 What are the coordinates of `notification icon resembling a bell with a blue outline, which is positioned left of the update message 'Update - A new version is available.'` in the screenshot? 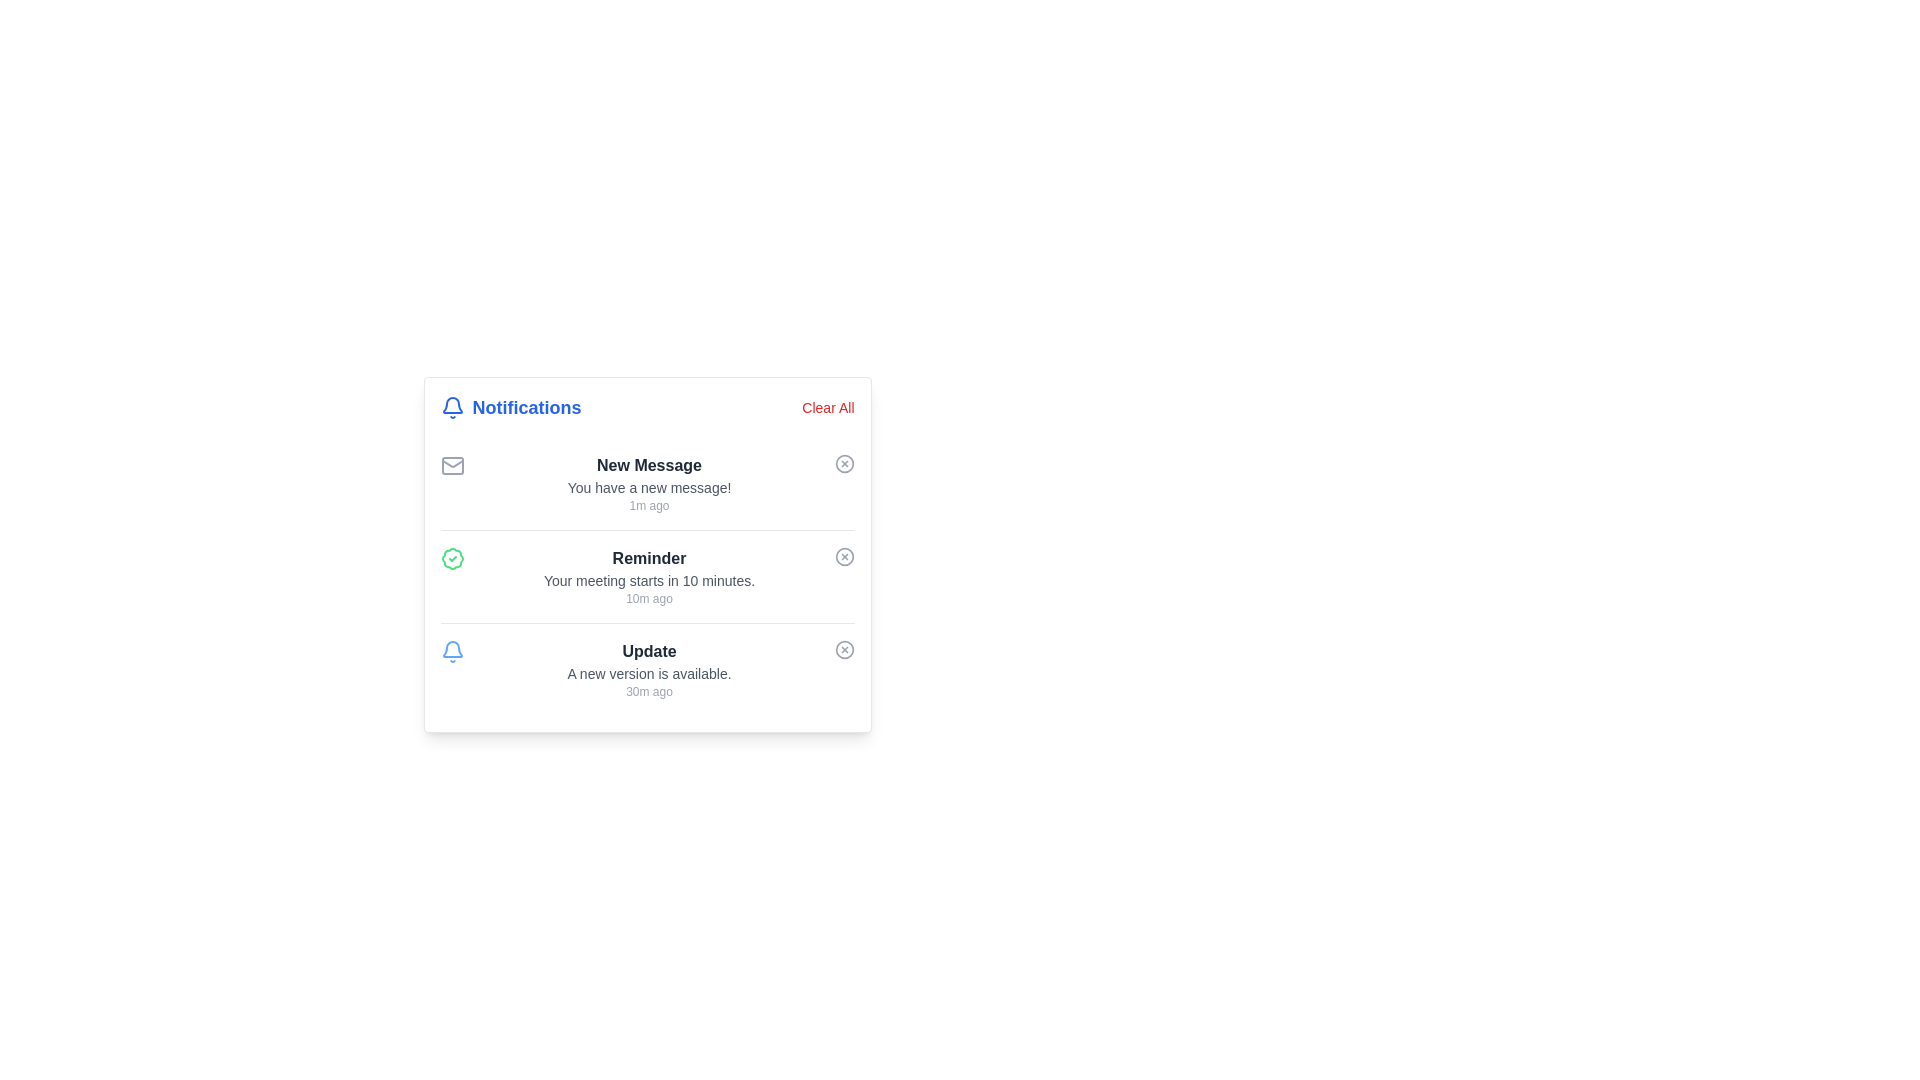 It's located at (451, 651).